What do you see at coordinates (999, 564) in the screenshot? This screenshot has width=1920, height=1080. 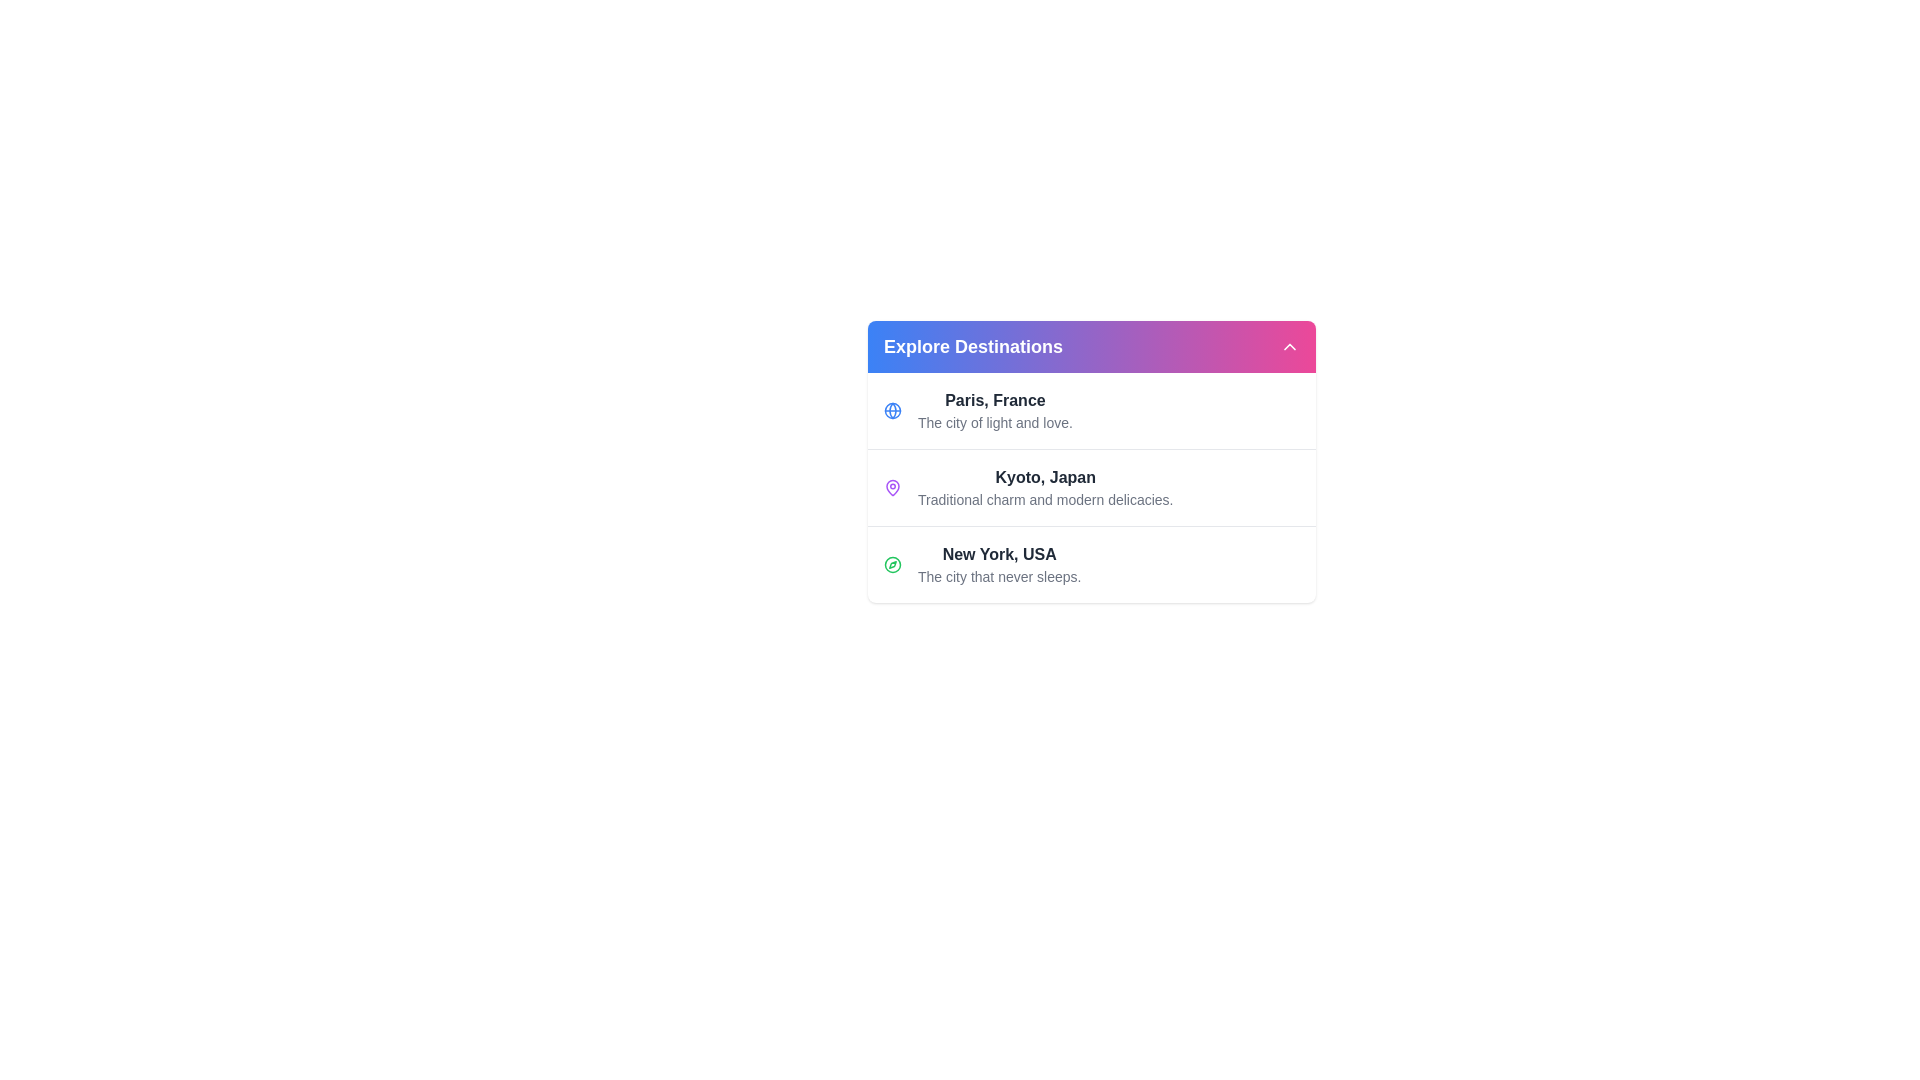 I see `the third list item titled 'New York, USA'` at bounding box center [999, 564].